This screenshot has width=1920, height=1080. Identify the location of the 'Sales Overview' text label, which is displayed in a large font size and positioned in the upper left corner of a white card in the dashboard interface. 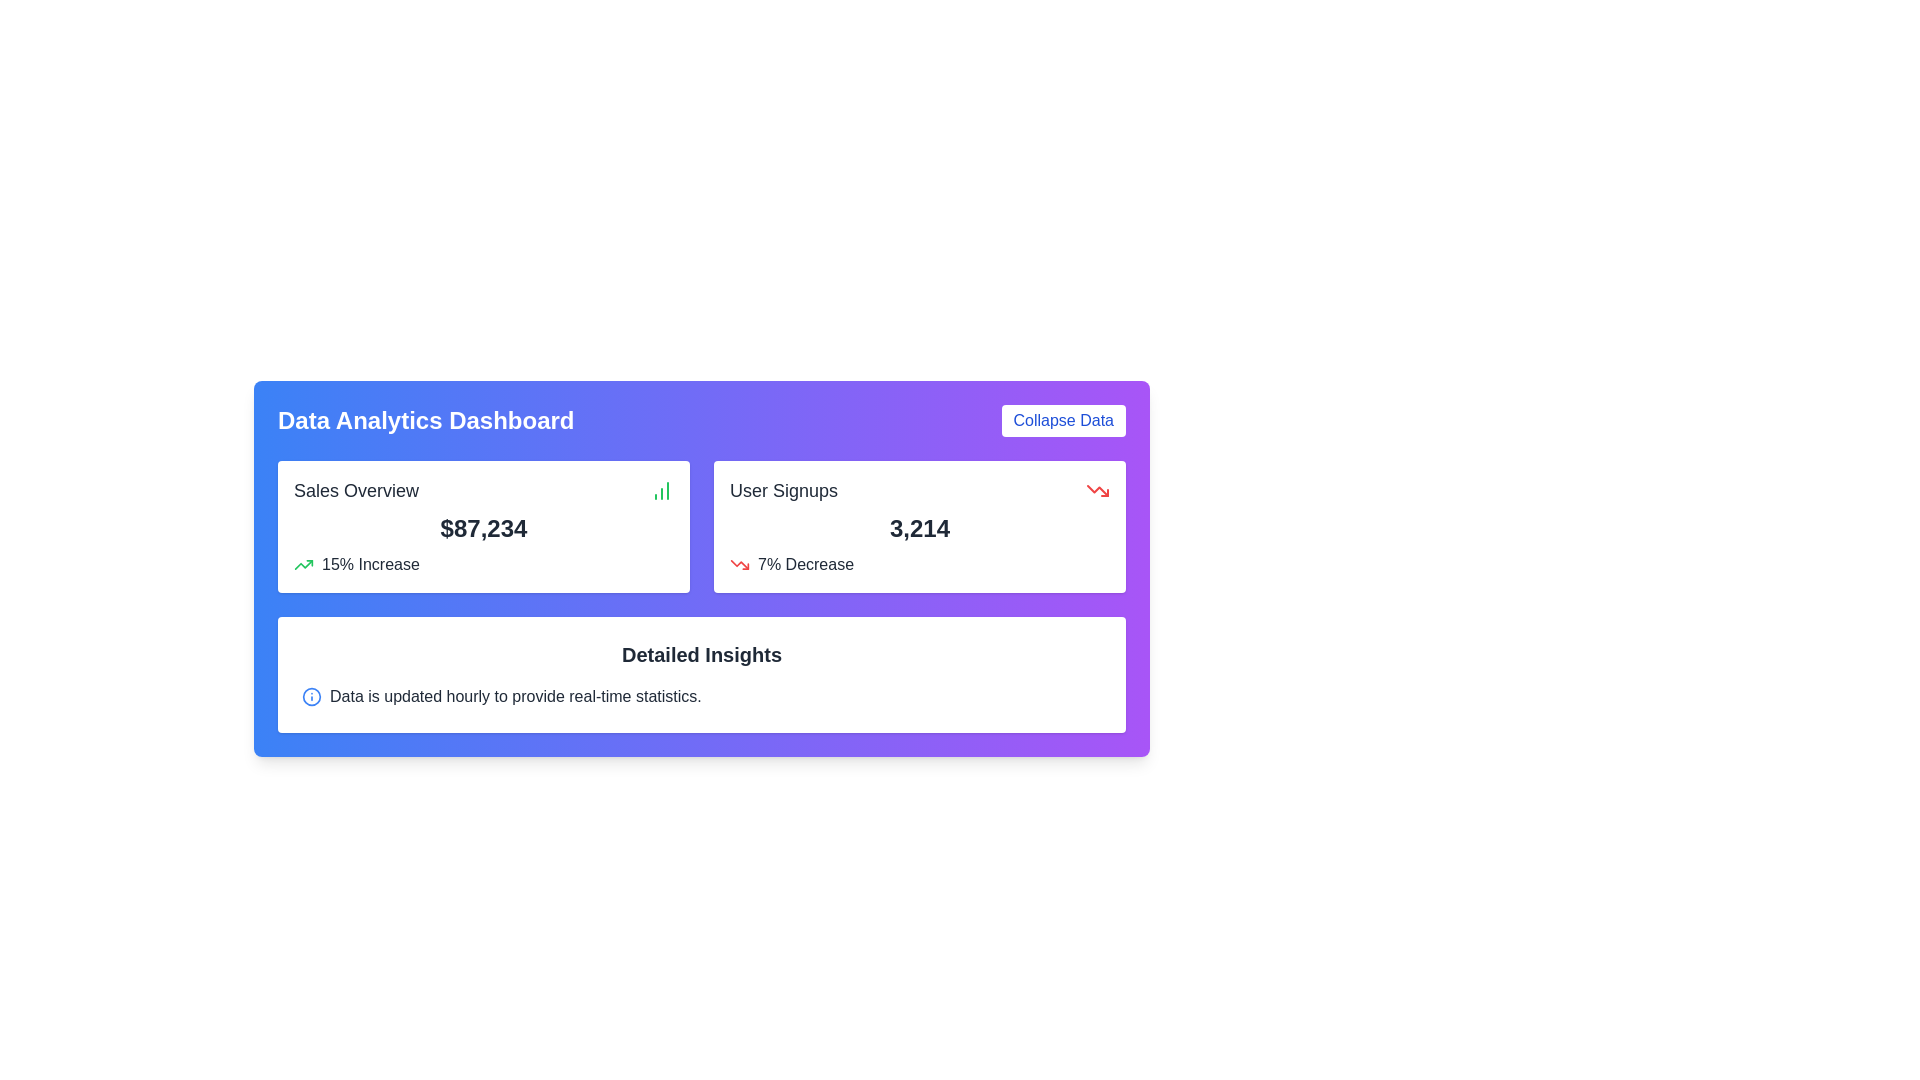
(356, 490).